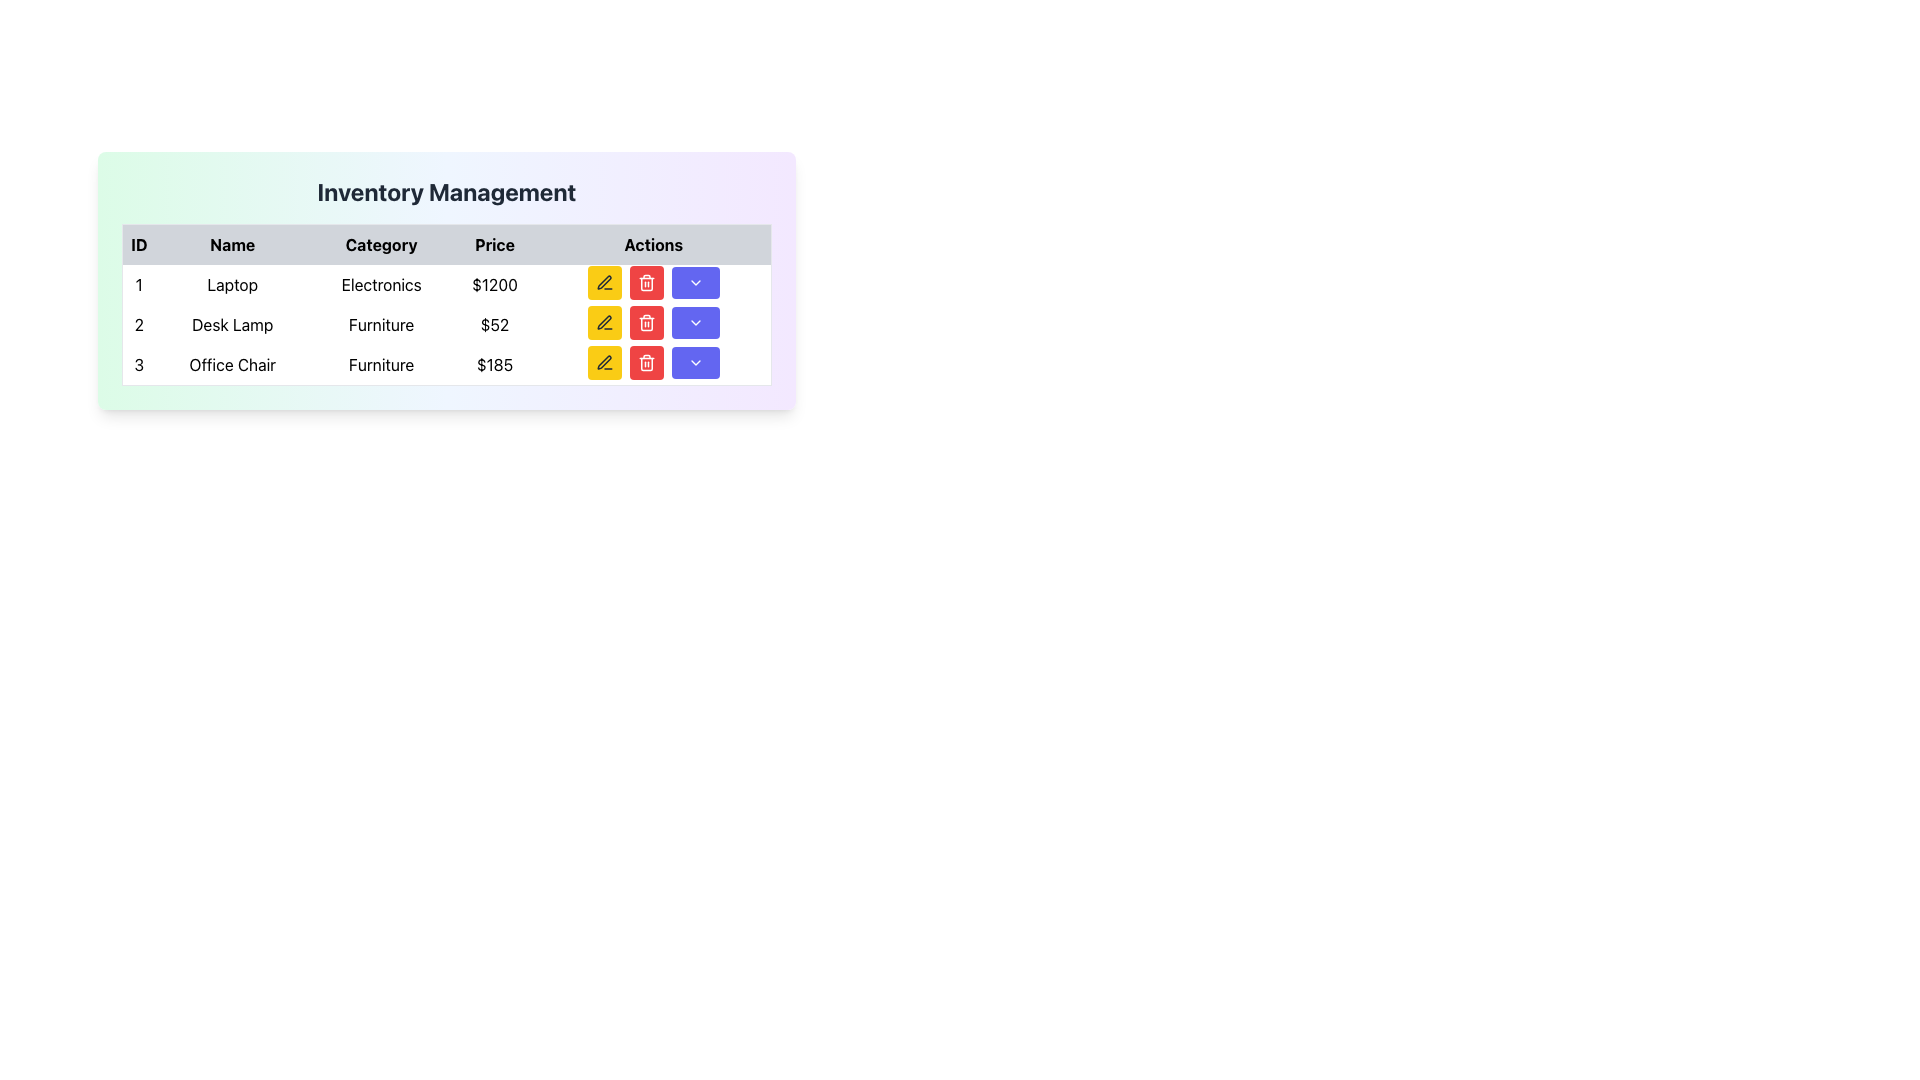 The width and height of the screenshot is (1920, 1080). I want to click on the 'delete' icon located in the 'Actions' column of the third row in the table, so click(646, 362).